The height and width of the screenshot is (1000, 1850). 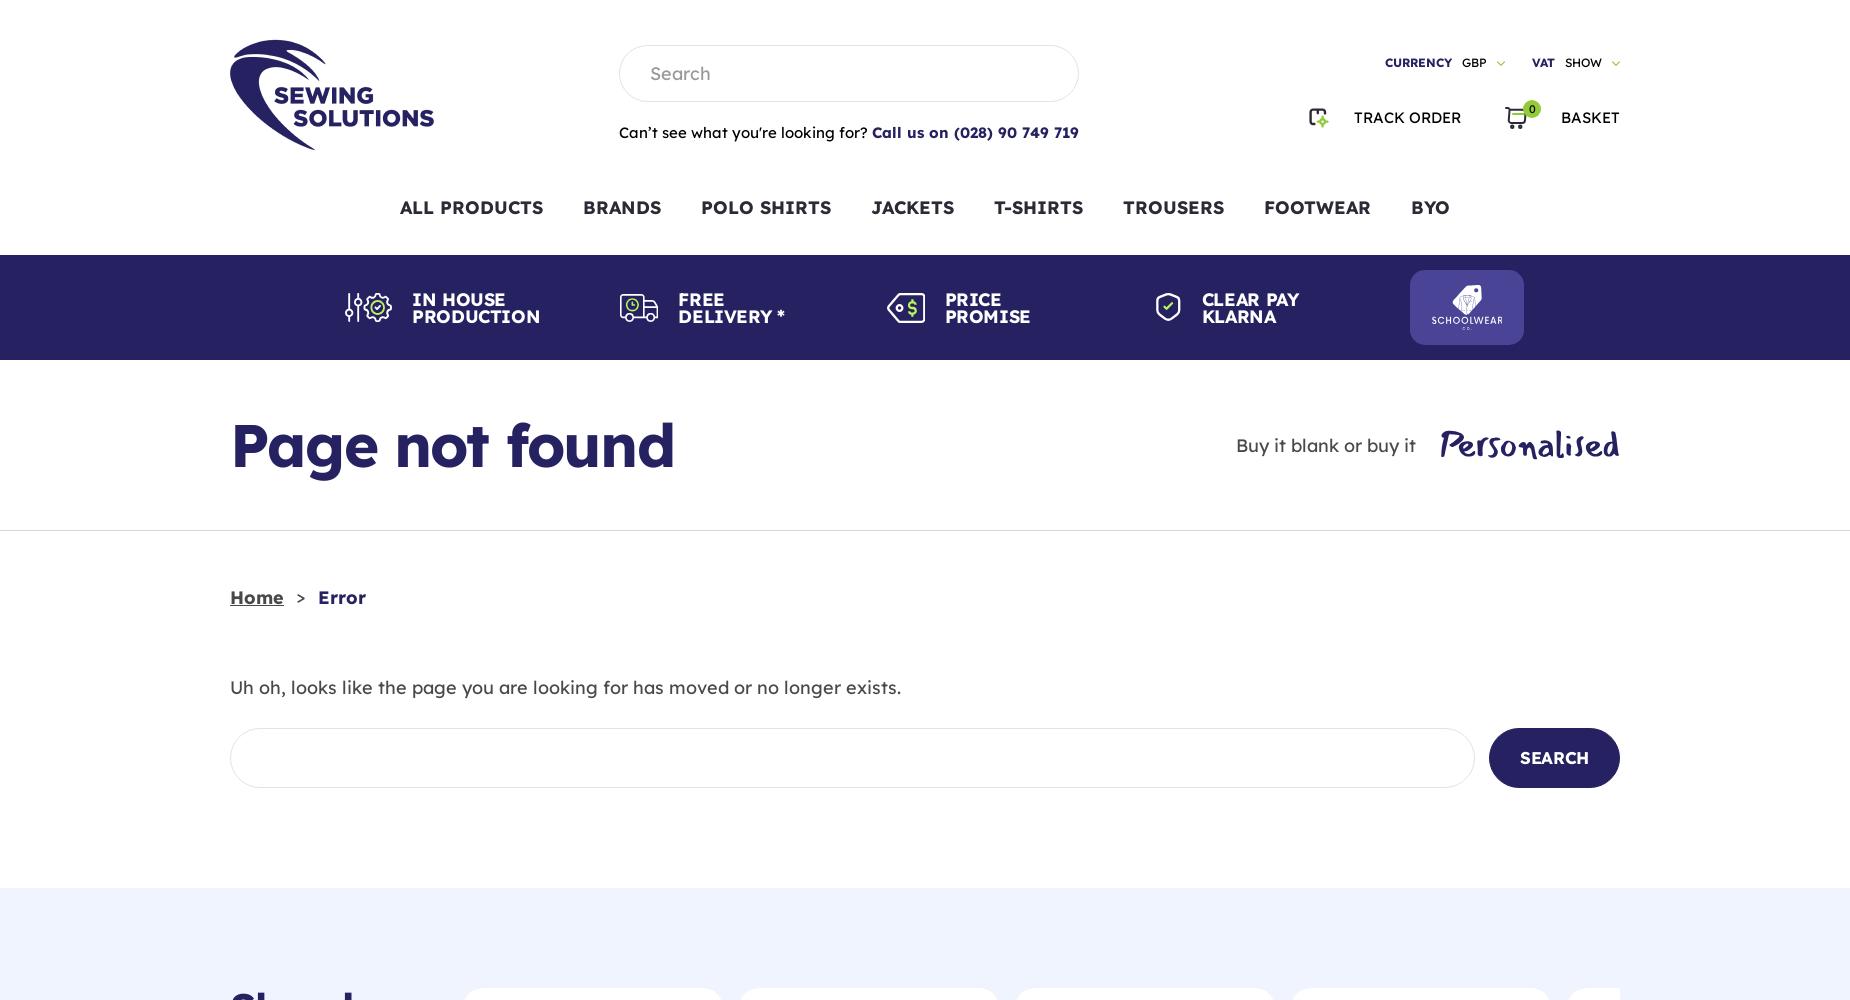 What do you see at coordinates (228, 443) in the screenshot?
I see `'Page not found'` at bounding box center [228, 443].